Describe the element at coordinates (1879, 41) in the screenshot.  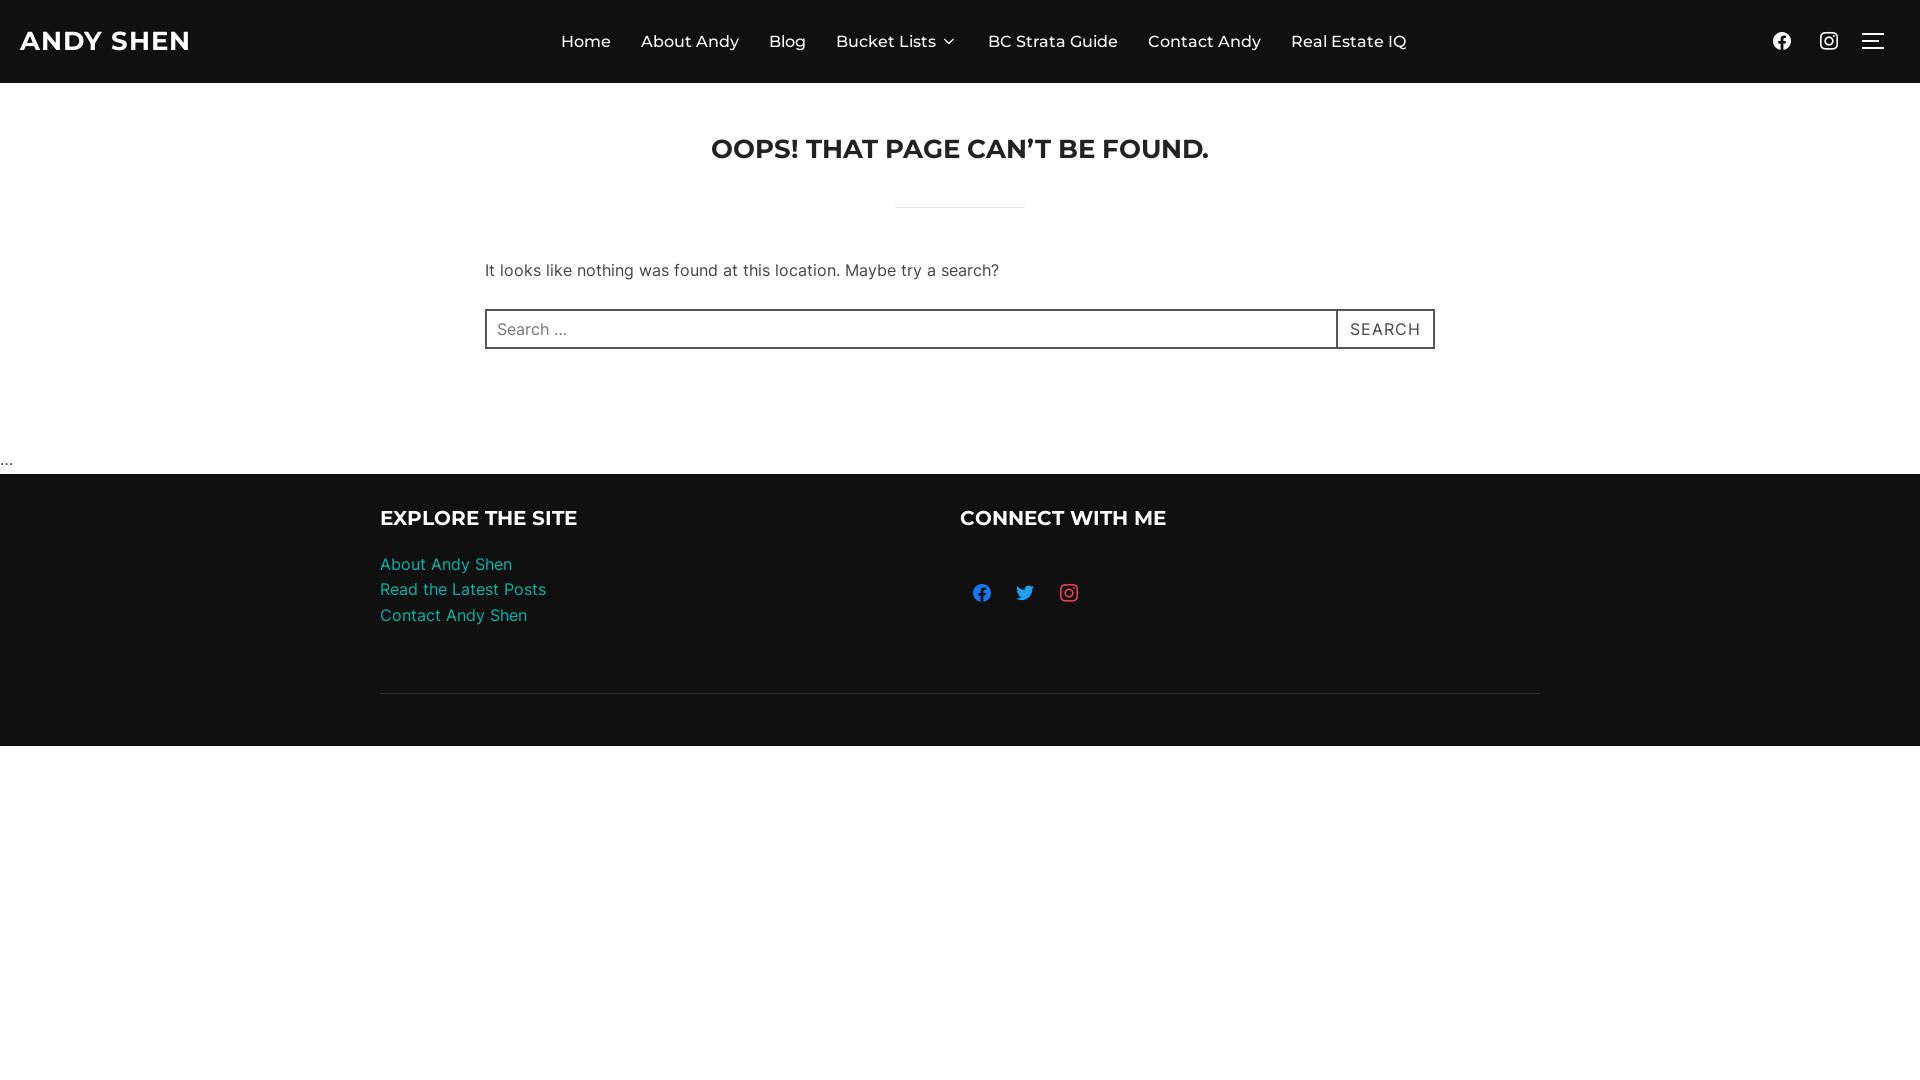
I see `'TOGGLE SIDEBAR & NAVIGATION'` at that location.